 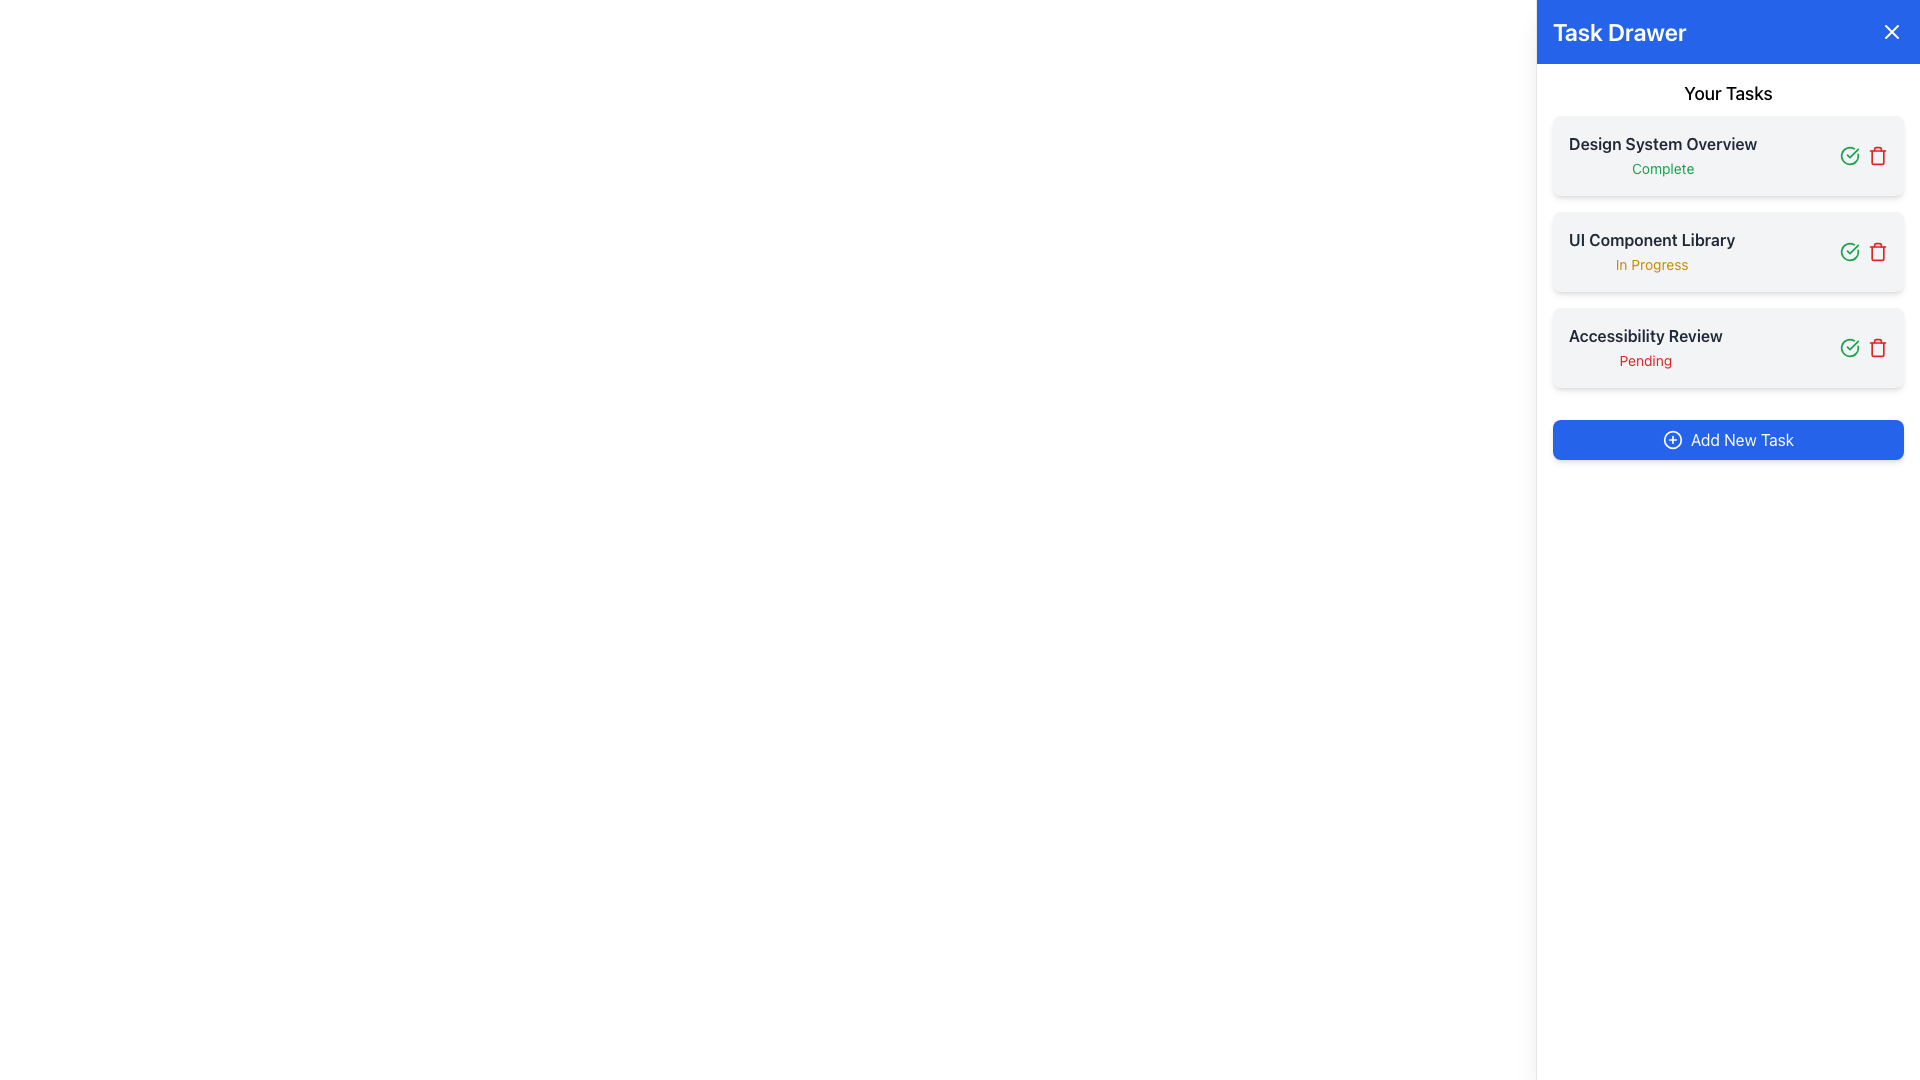 I want to click on the 'UI Component Library' task item card in the 'Your Tasks' section, so click(x=1727, y=250).